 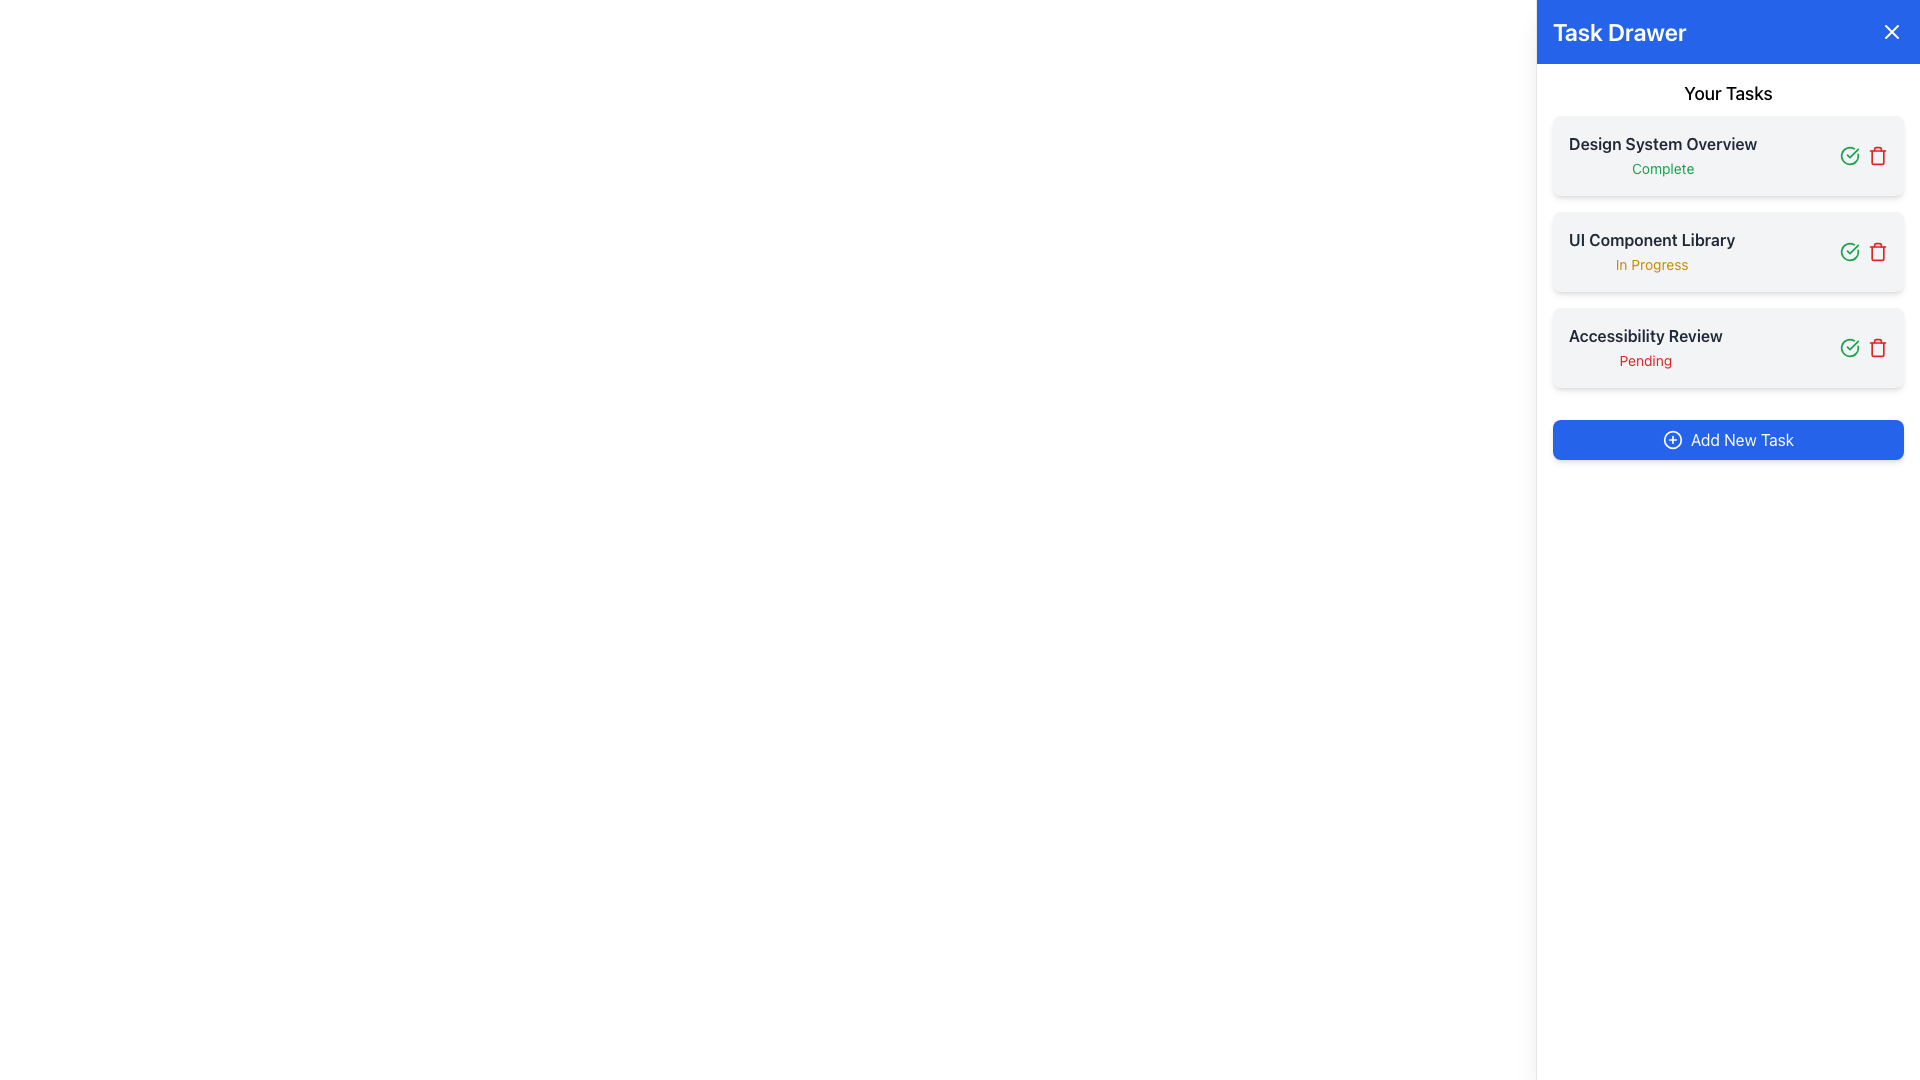 I want to click on the 'UI Component Library' task item card in the 'Your Tasks' section, so click(x=1727, y=250).